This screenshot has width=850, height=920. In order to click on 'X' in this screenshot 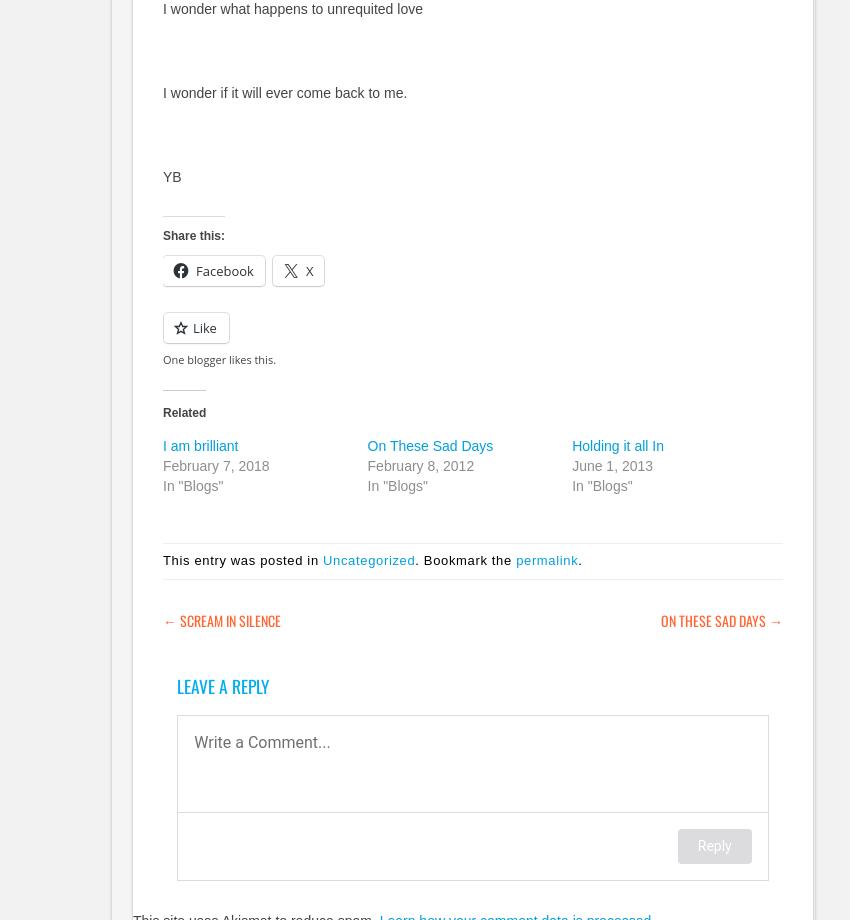, I will do `click(304, 270)`.